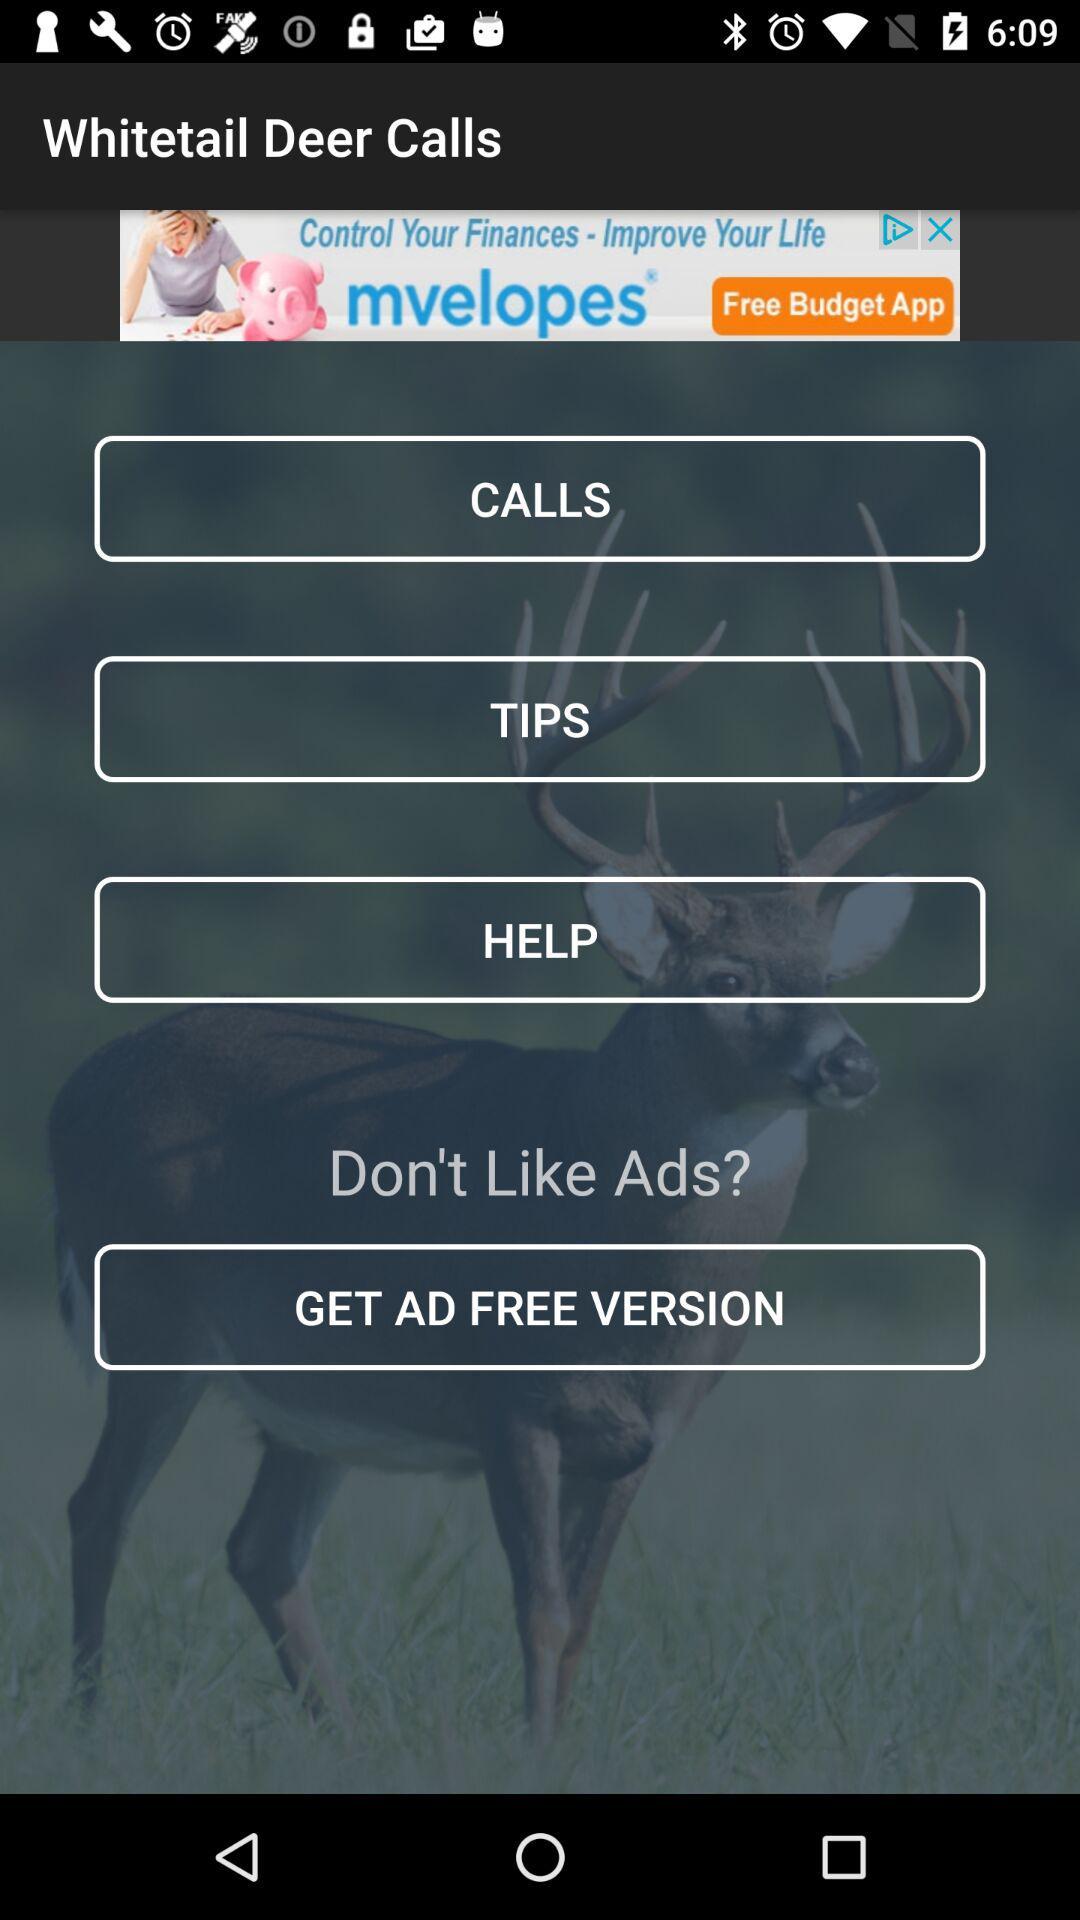  What do you see at coordinates (540, 274) in the screenshot?
I see `open advertisement` at bounding box center [540, 274].